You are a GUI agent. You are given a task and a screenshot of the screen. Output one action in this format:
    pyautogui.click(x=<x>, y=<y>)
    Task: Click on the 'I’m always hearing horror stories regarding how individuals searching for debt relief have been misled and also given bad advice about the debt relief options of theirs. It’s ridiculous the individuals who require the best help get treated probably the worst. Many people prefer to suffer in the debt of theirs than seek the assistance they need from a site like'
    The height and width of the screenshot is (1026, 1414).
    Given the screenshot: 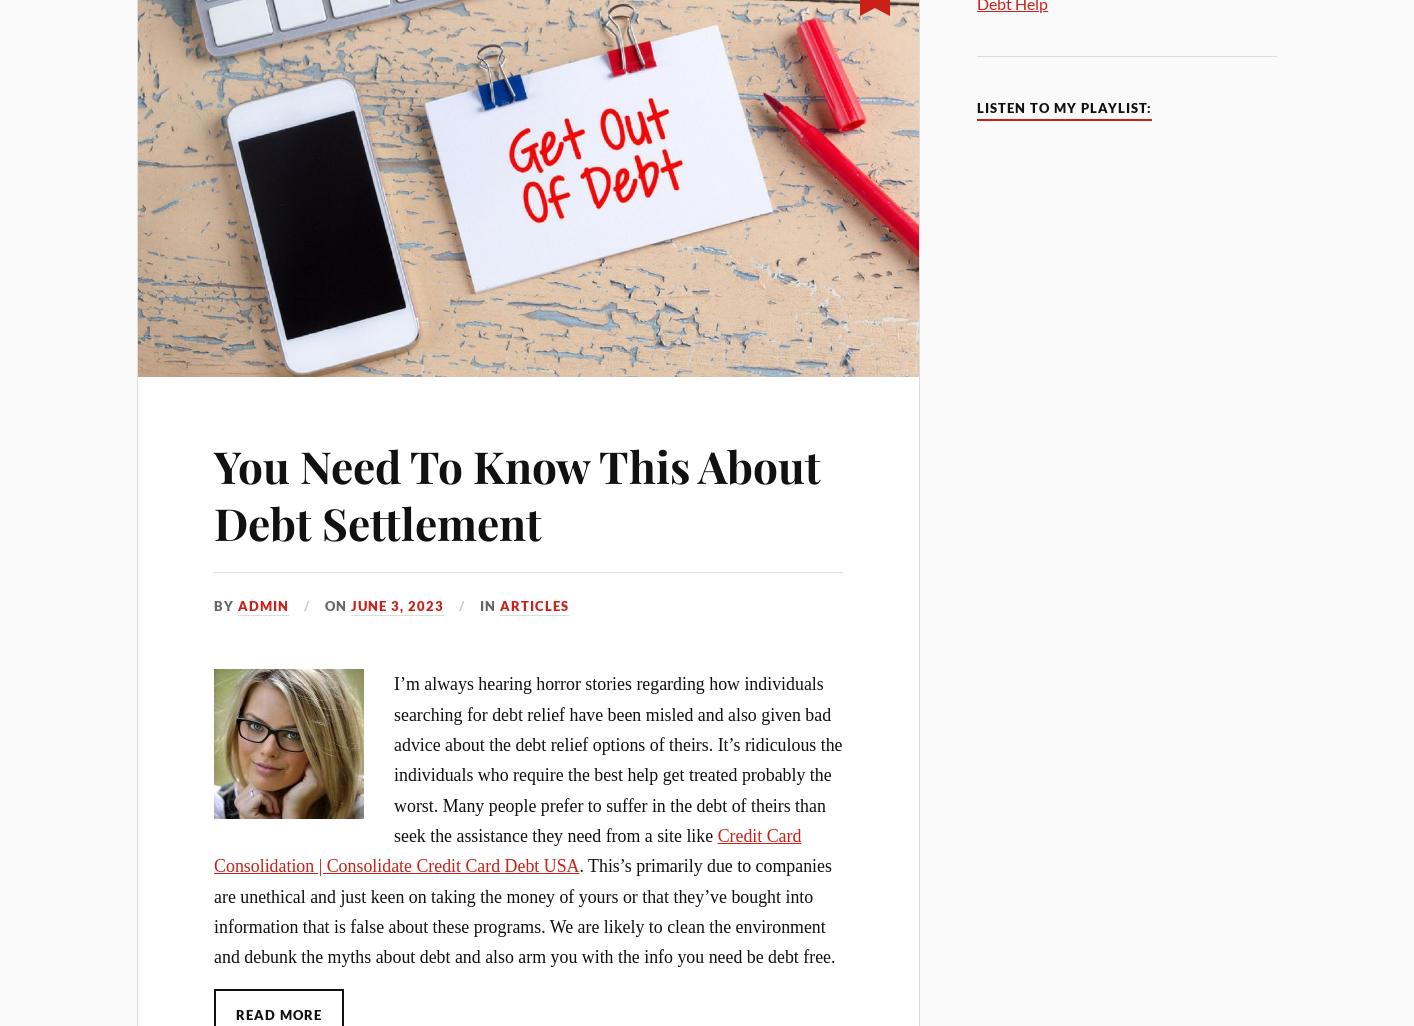 What is the action you would take?
    pyautogui.click(x=617, y=759)
    